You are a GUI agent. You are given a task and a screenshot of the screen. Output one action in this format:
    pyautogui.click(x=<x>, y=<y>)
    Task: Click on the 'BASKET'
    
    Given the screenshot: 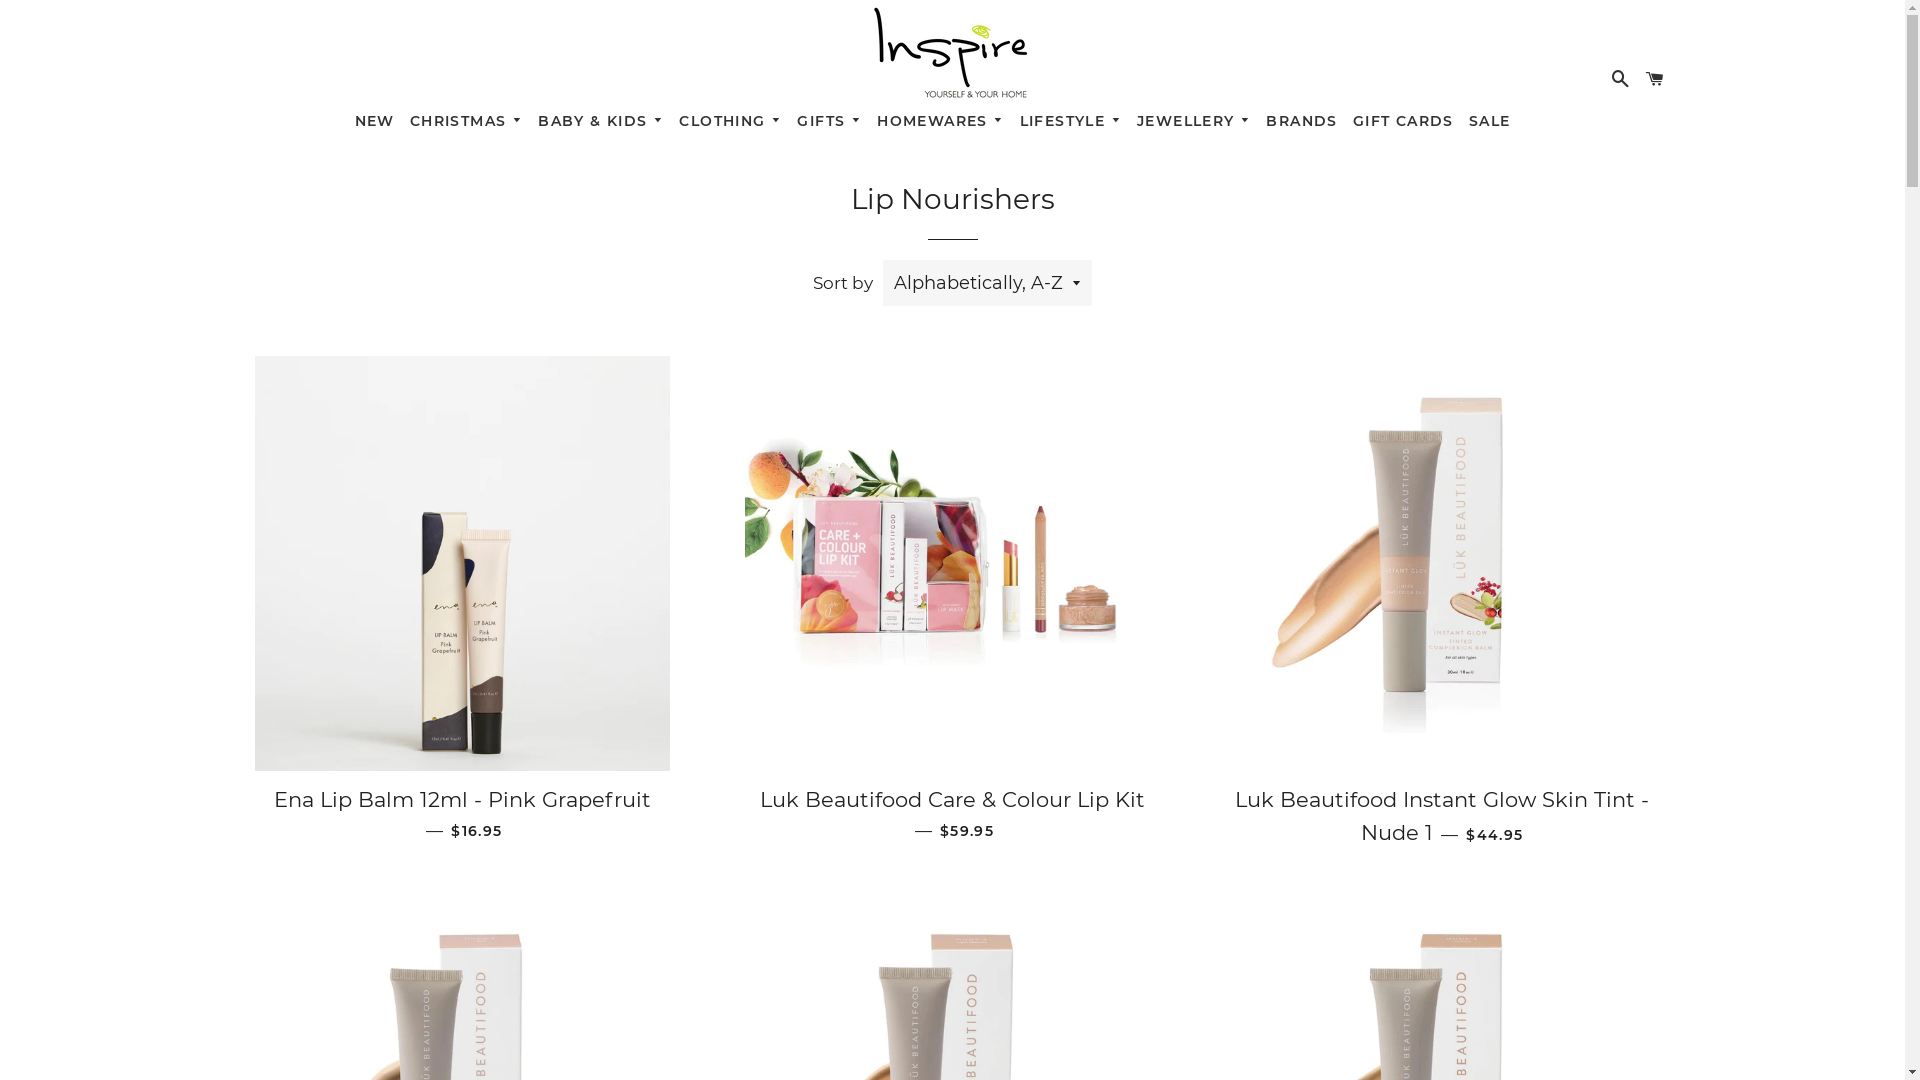 What is the action you would take?
    pyautogui.click(x=1655, y=75)
    